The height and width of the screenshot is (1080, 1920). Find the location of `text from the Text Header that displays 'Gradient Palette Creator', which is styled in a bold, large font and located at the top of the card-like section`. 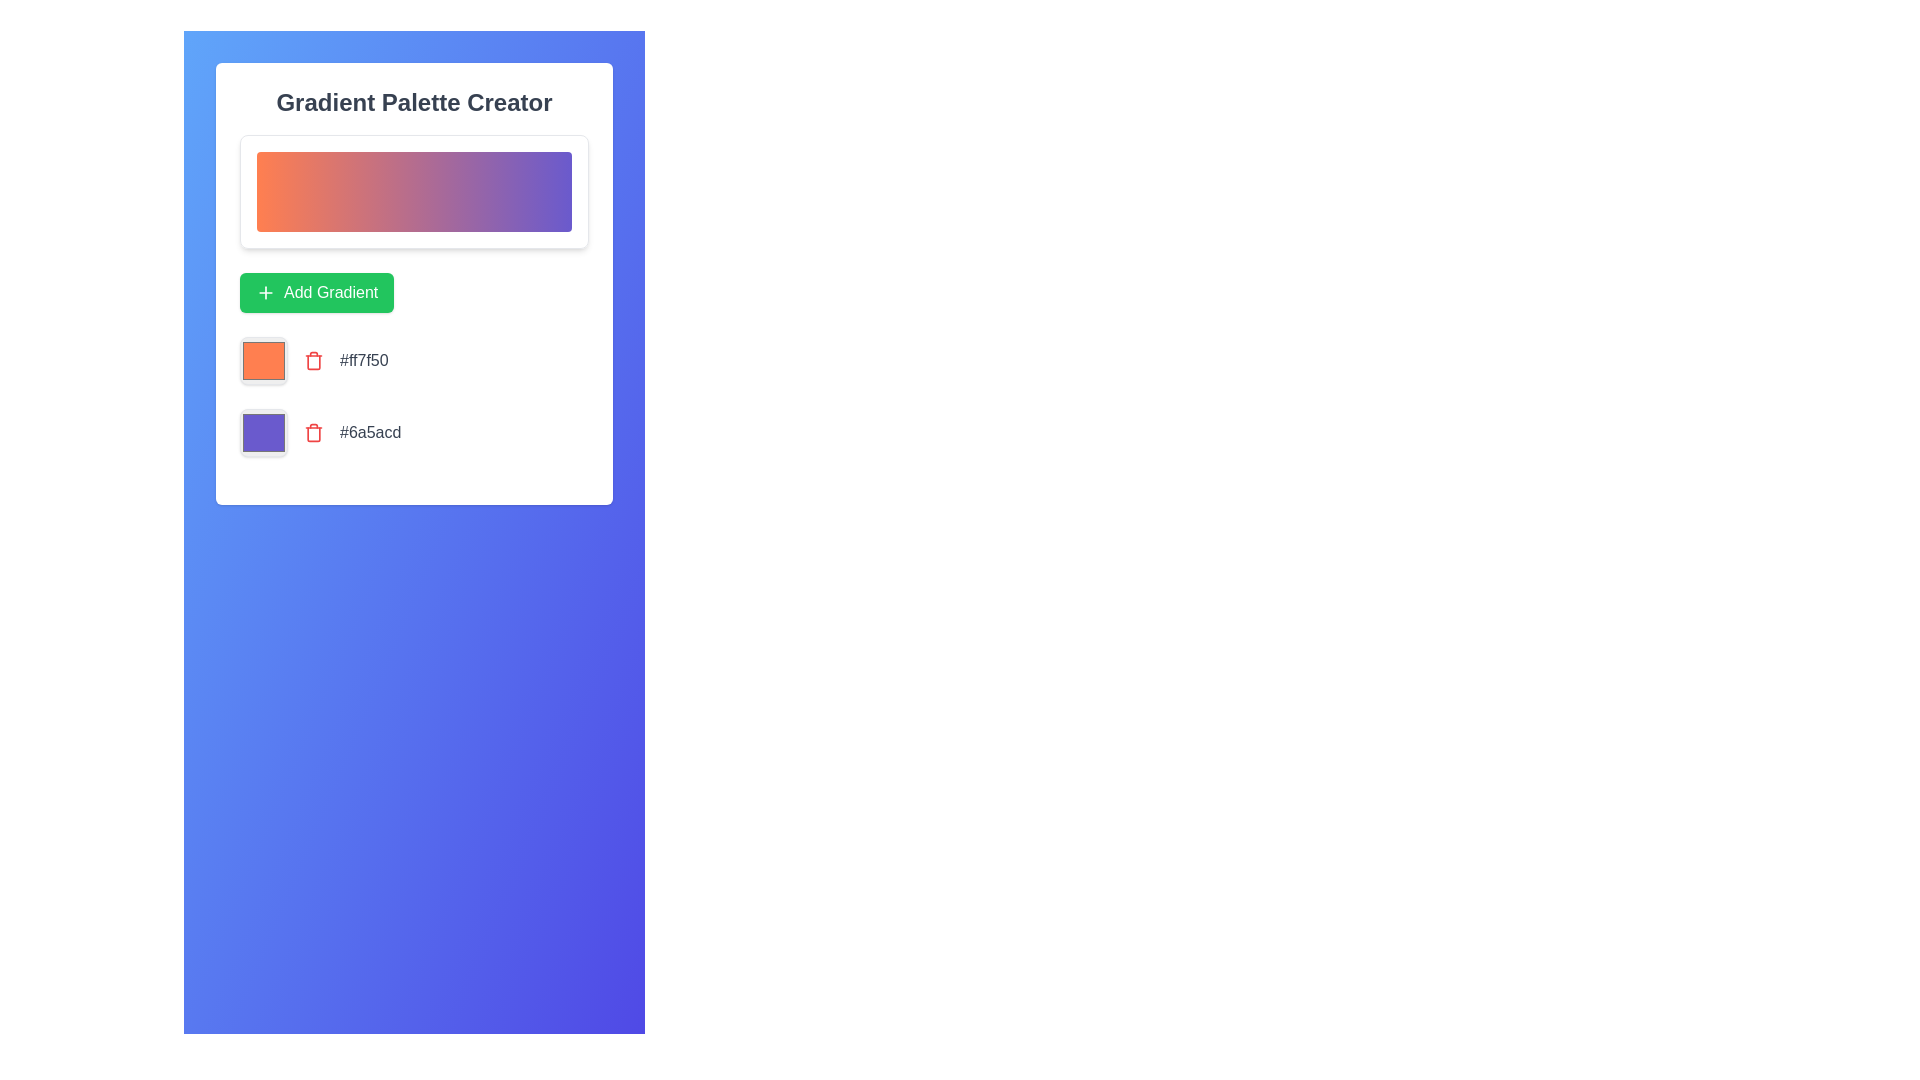

text from the Text Header that displays 'Gradient Palette Creator', which is styled in a bold, large font and located at the top of the card-like section is located at coordinates (413, 103).